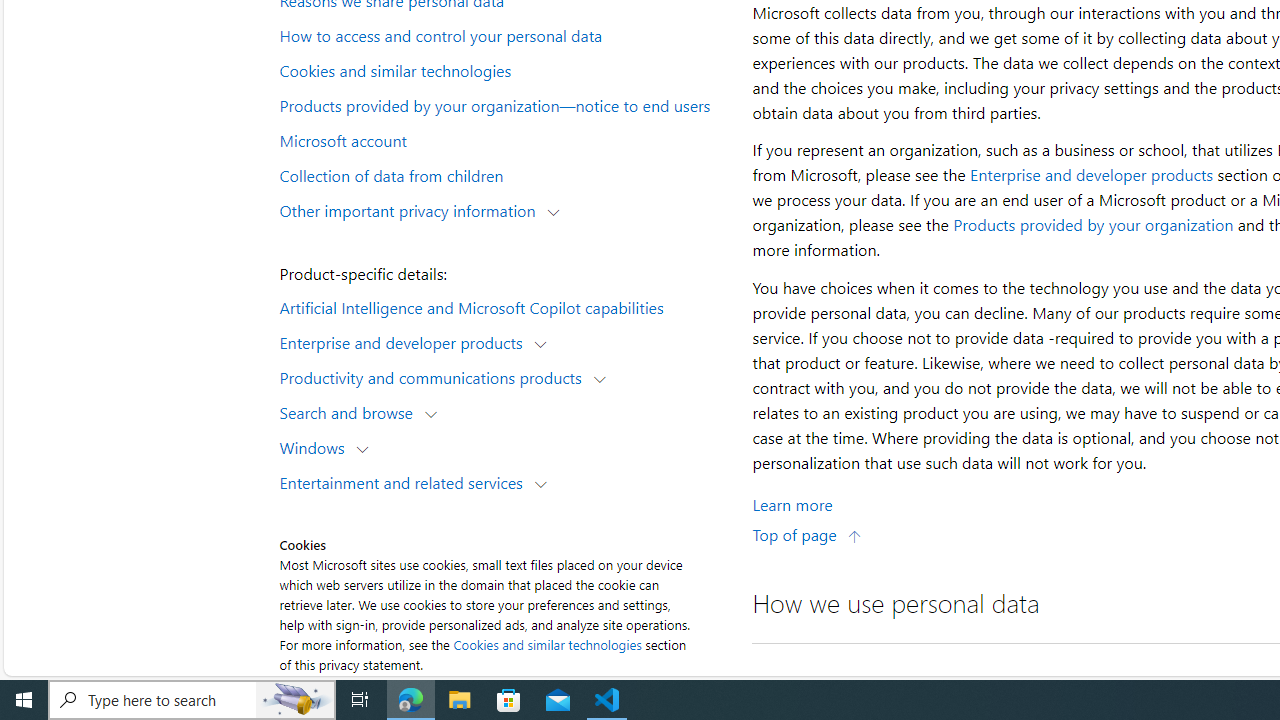 Image resolution: width=1280 pixels, height=720 pixels. Describe the element at coordinates (1092, 225) in the screenshot. I see `'Products provided by your organization'` at that location.